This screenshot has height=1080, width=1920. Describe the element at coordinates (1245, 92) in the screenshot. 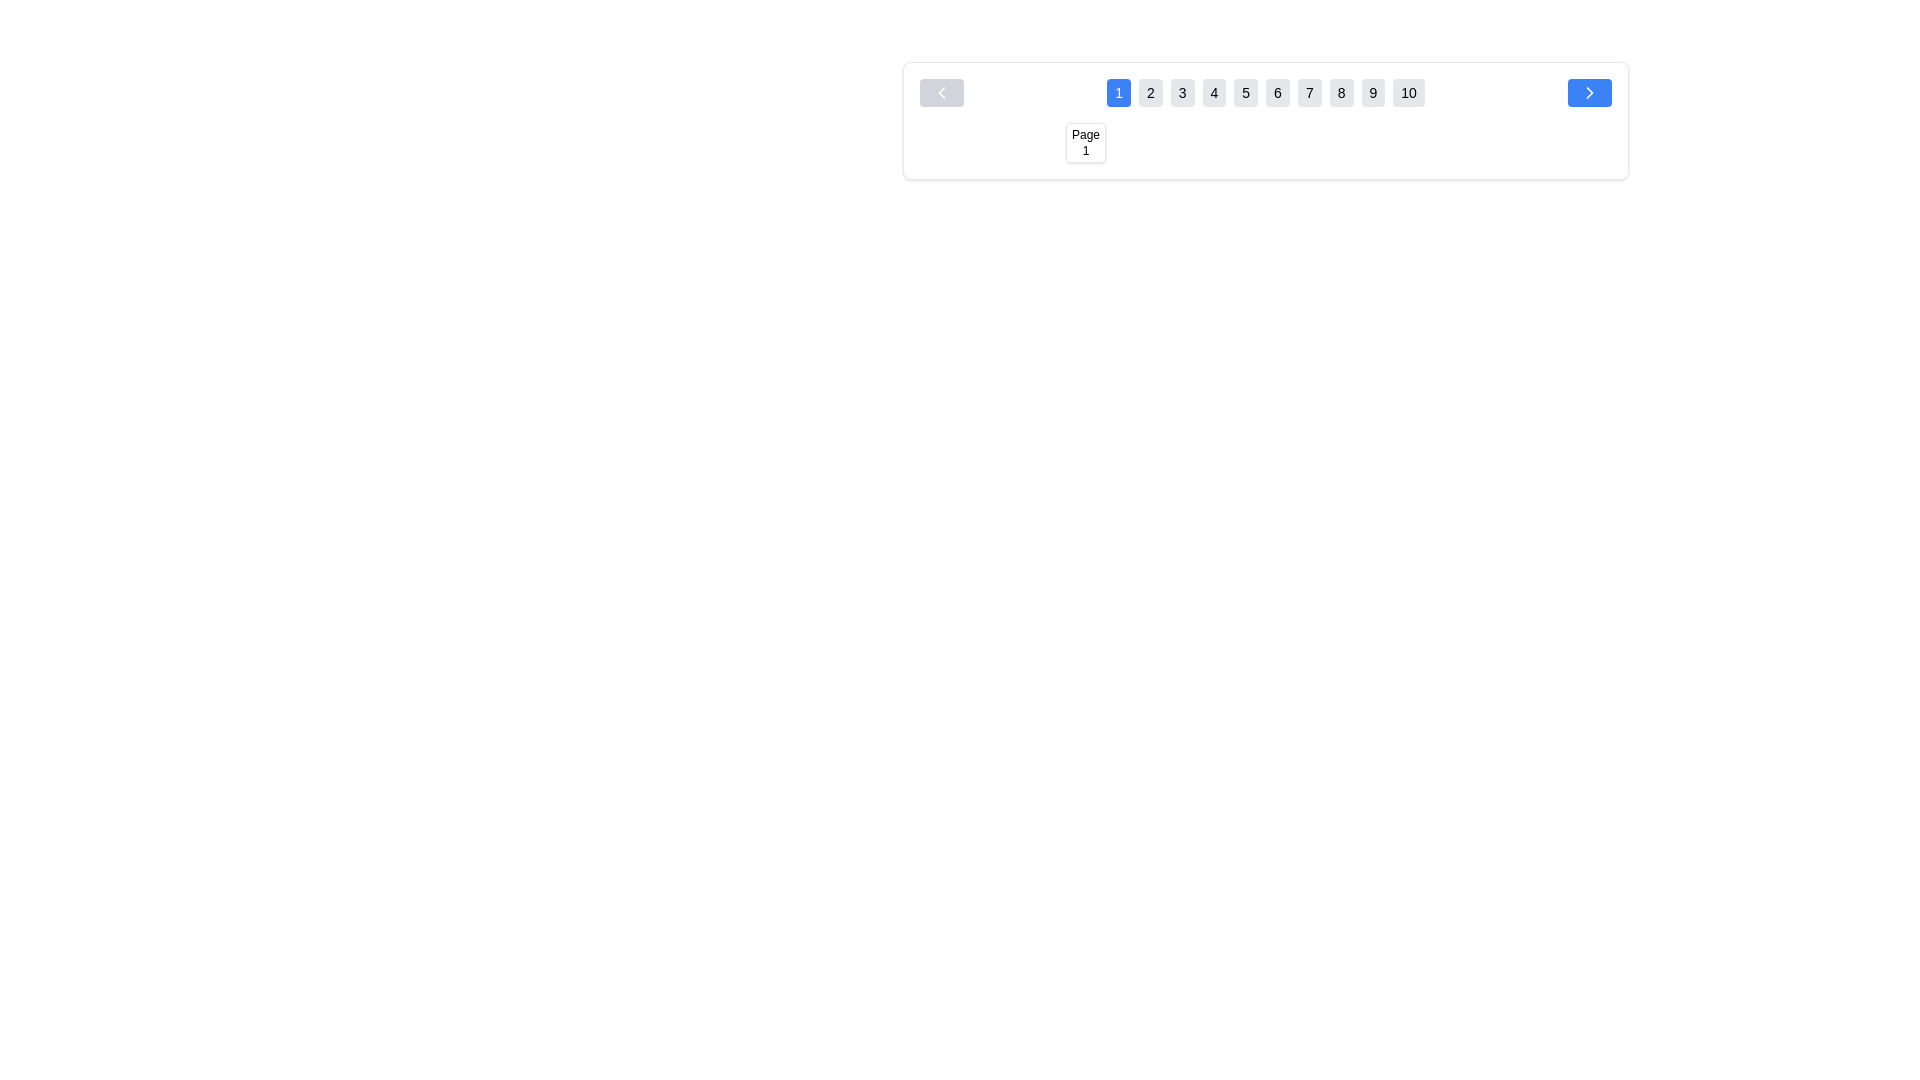

I see `the fifth pagination button located between buttons '4' and '6' to select it` at that location.